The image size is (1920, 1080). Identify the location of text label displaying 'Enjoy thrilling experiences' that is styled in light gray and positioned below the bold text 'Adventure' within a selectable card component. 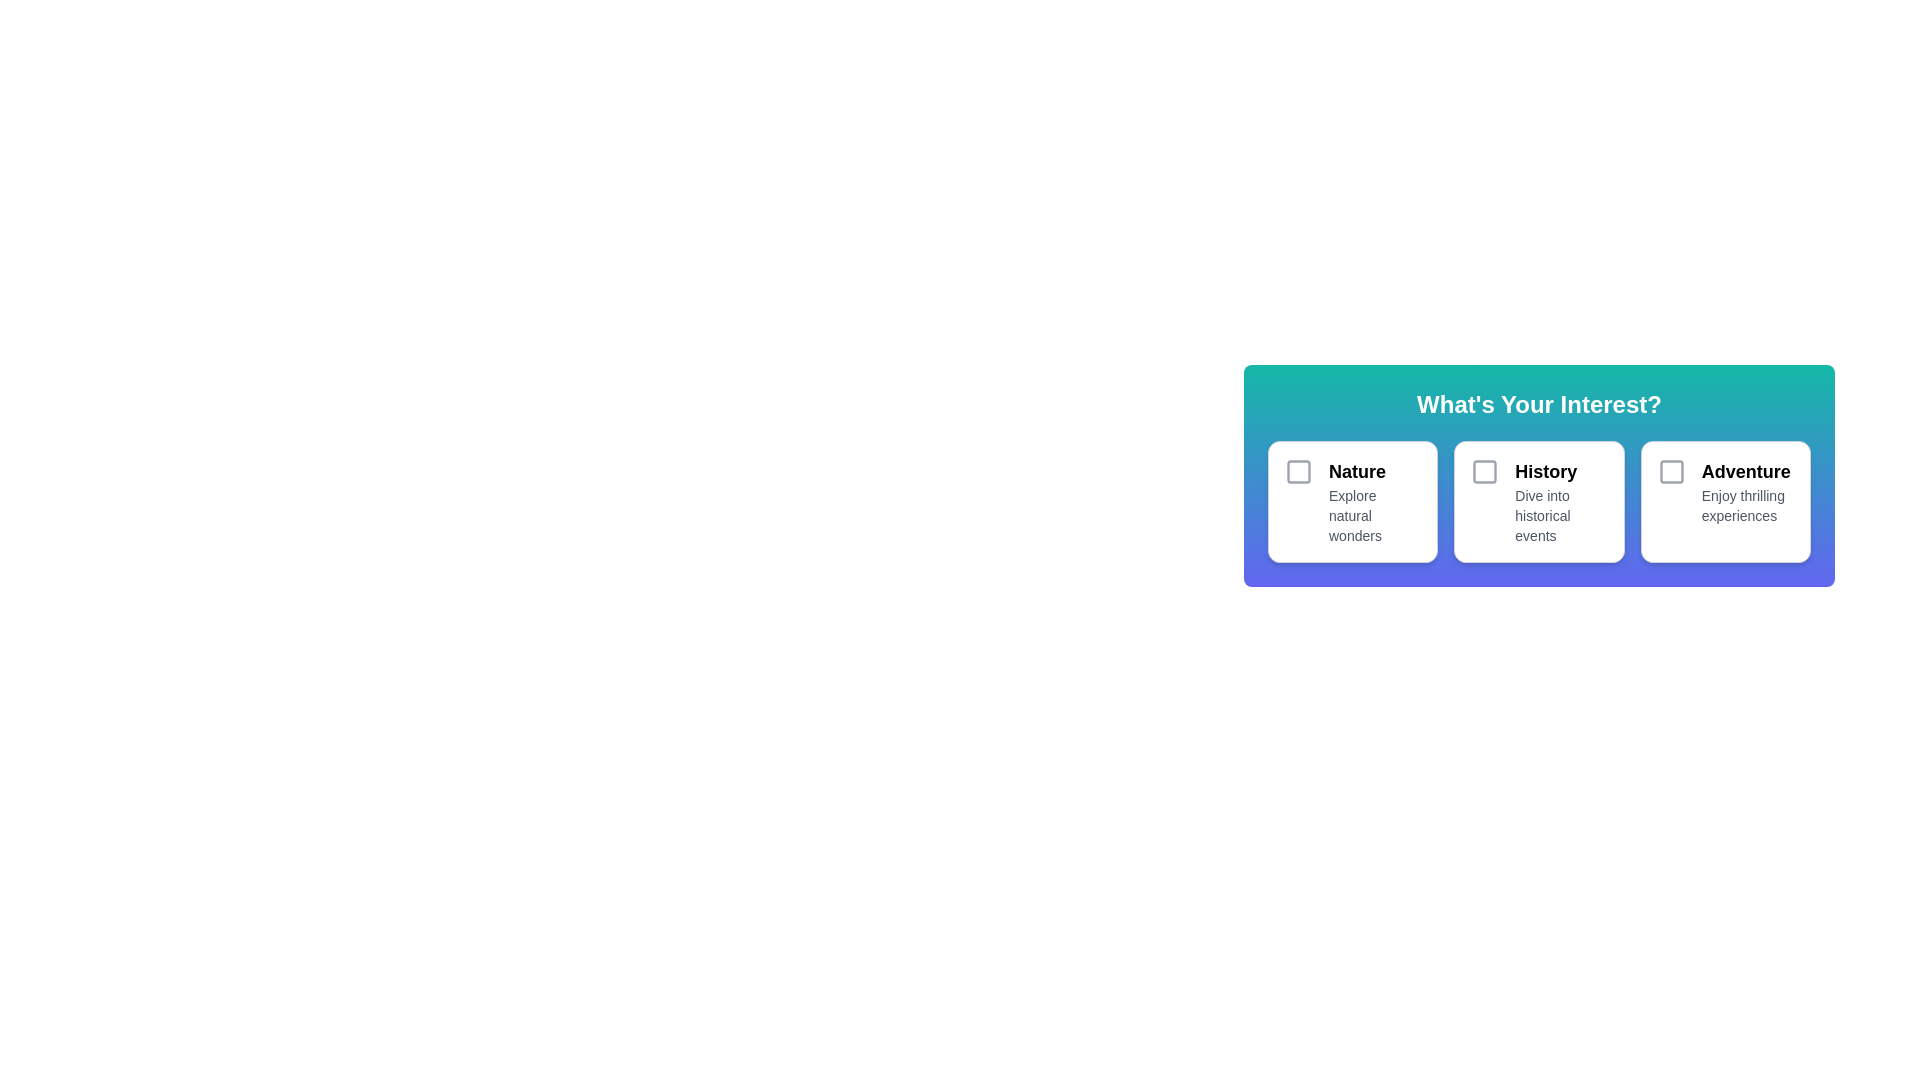
(1746, 504).